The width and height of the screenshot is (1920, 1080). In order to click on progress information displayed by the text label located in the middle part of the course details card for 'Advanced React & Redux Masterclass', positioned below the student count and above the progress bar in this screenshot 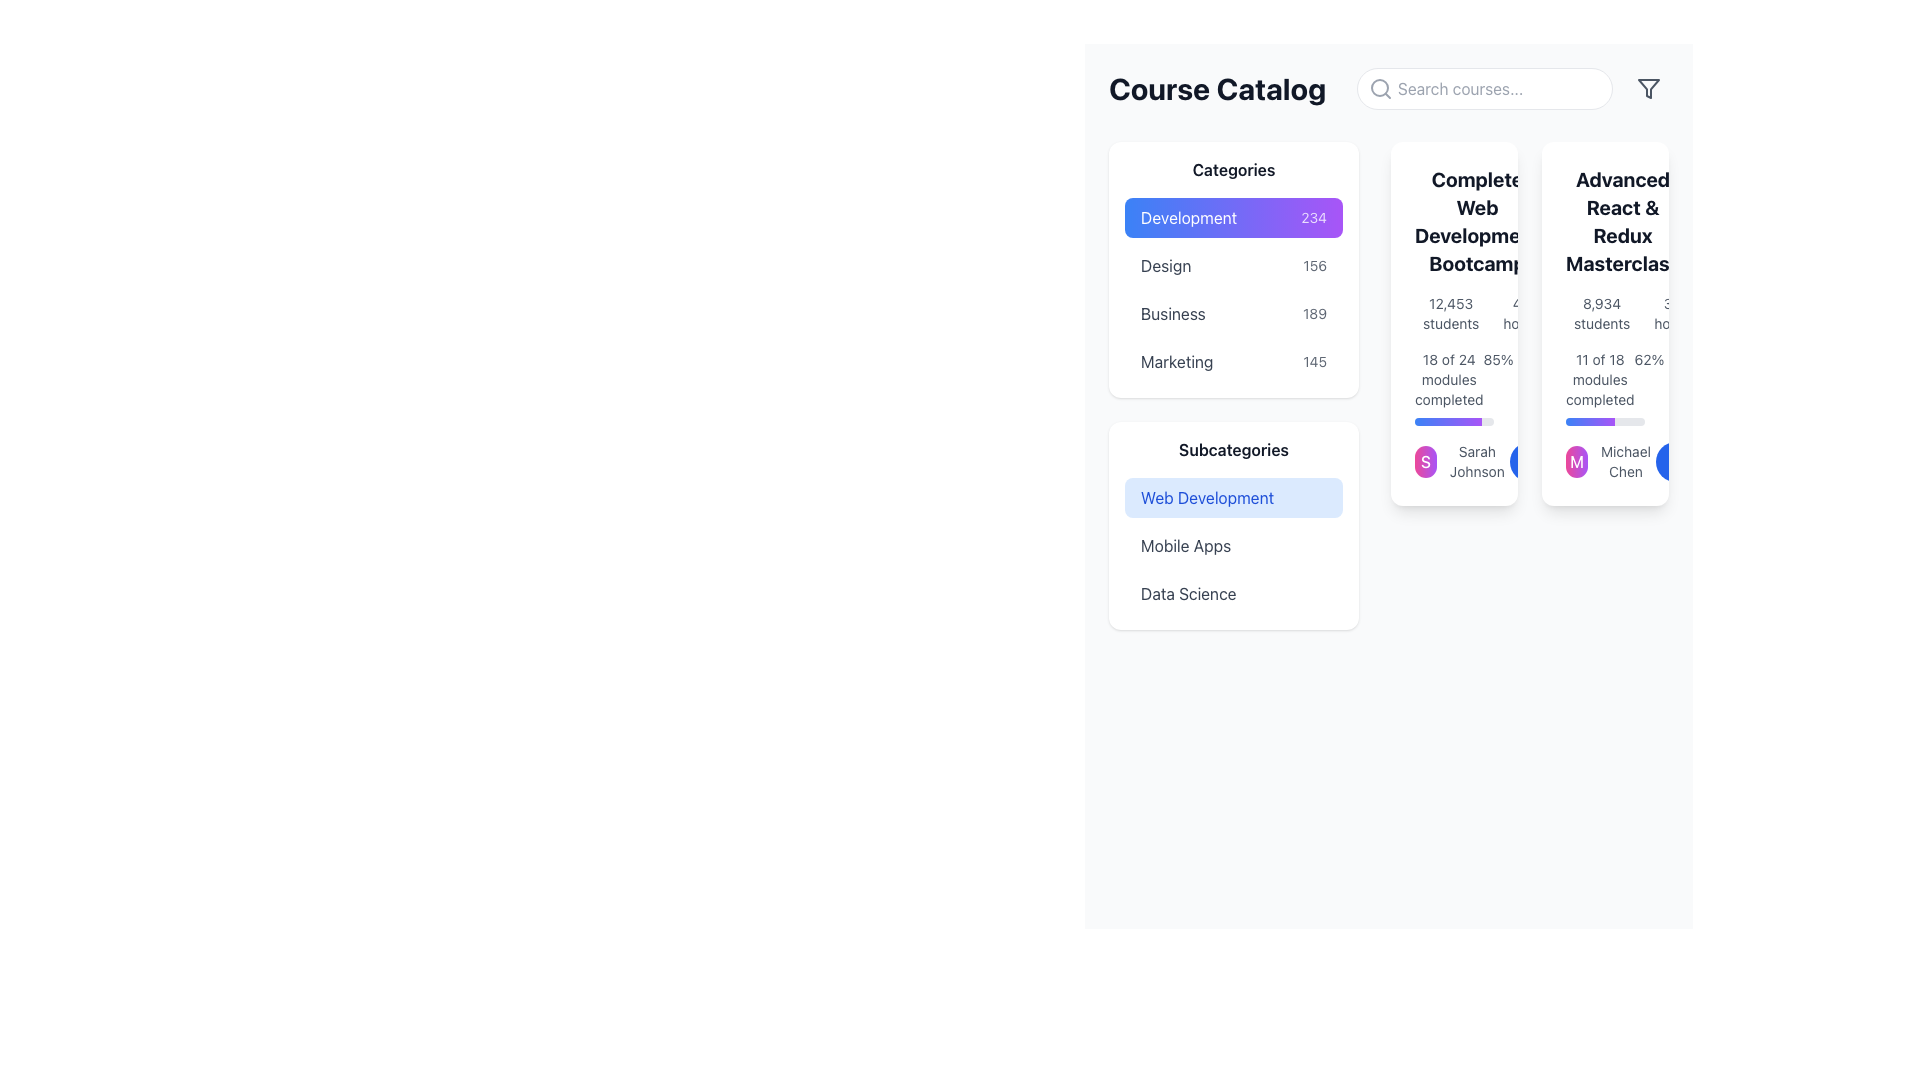, I will do `click(1600, 380)`.